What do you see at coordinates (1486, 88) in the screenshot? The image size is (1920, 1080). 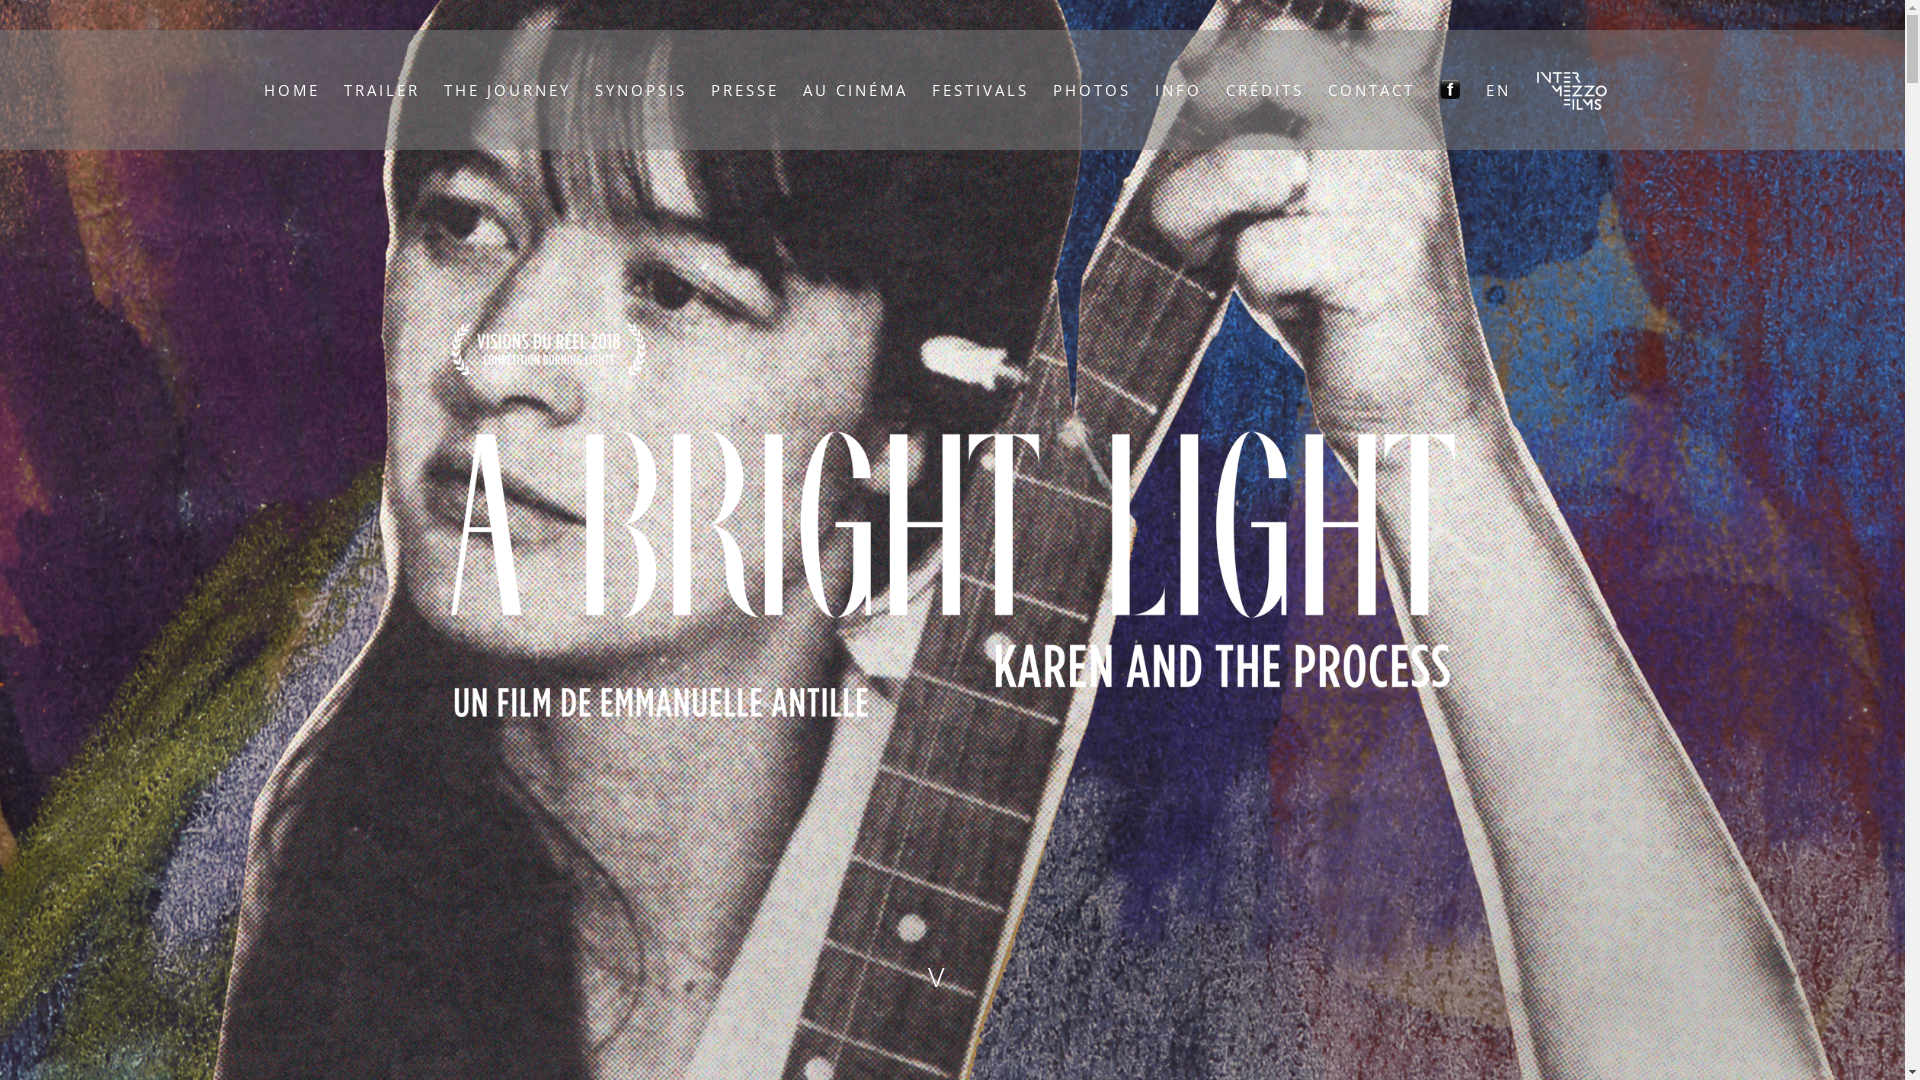 I see `'EN'` at bounding box center [1486, 88].